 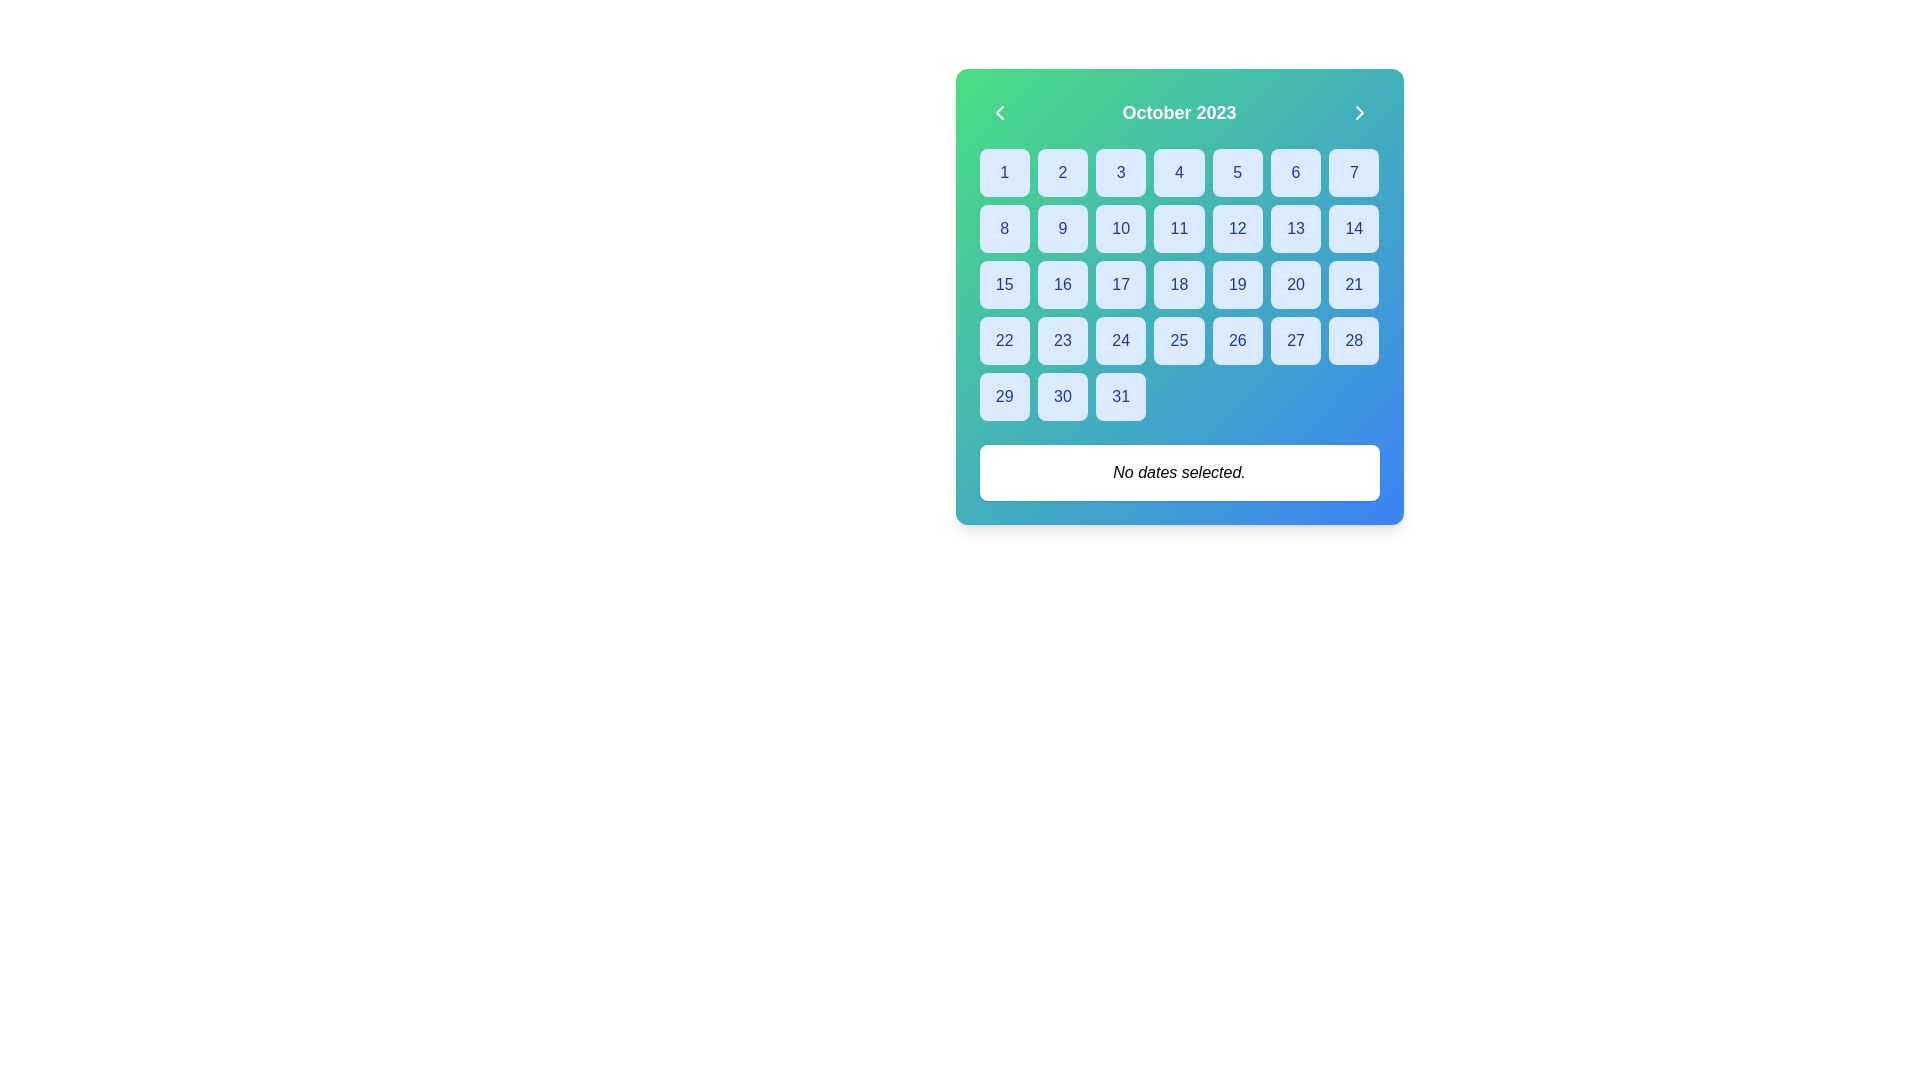 I want to click on the square button with a light blue background and the text '24' in blue font, located in the fourth row and fourth column of the calendar grid for October 2023, so click(x=1121, y=339).